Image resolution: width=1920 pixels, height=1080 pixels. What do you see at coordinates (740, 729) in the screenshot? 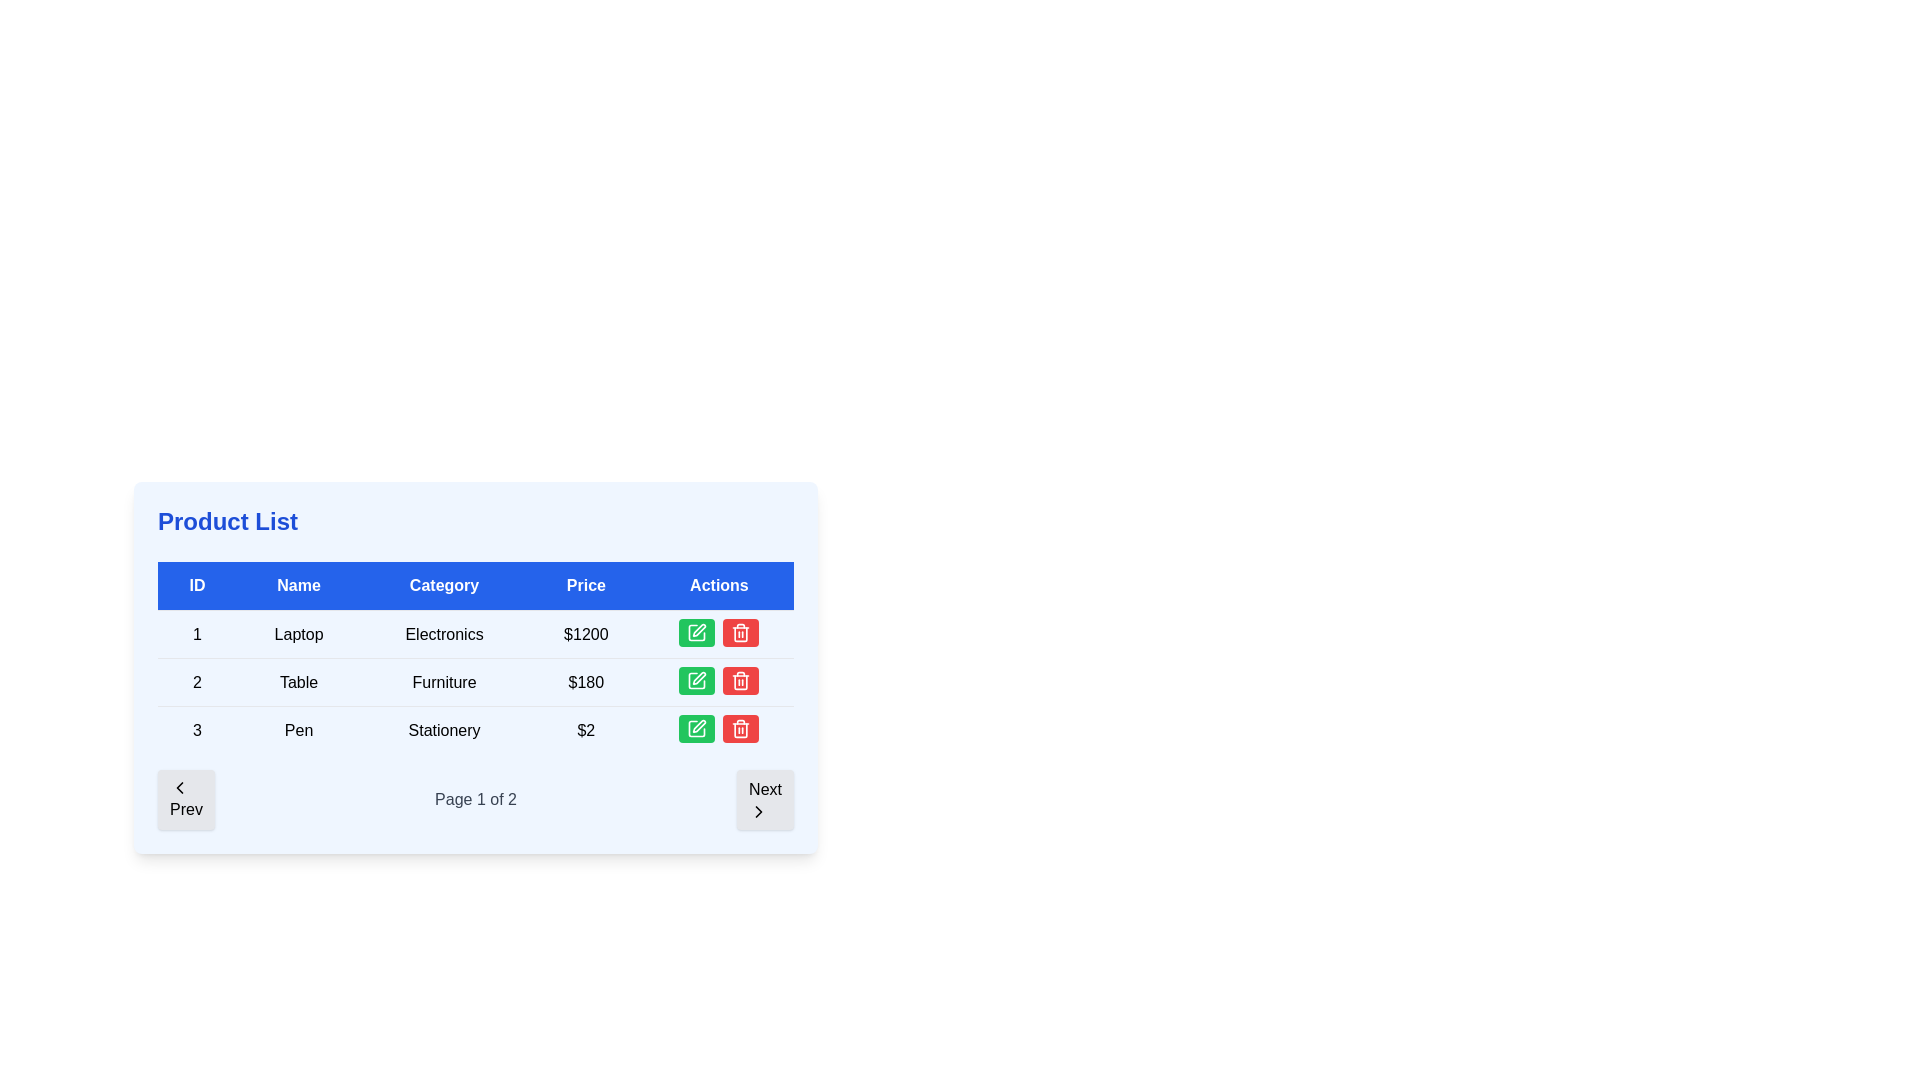
I see `the delete icon in the 'Actions' column corresponding to the row labeled '3 Pen Stationery $2'` at bounding box center [740, 729].